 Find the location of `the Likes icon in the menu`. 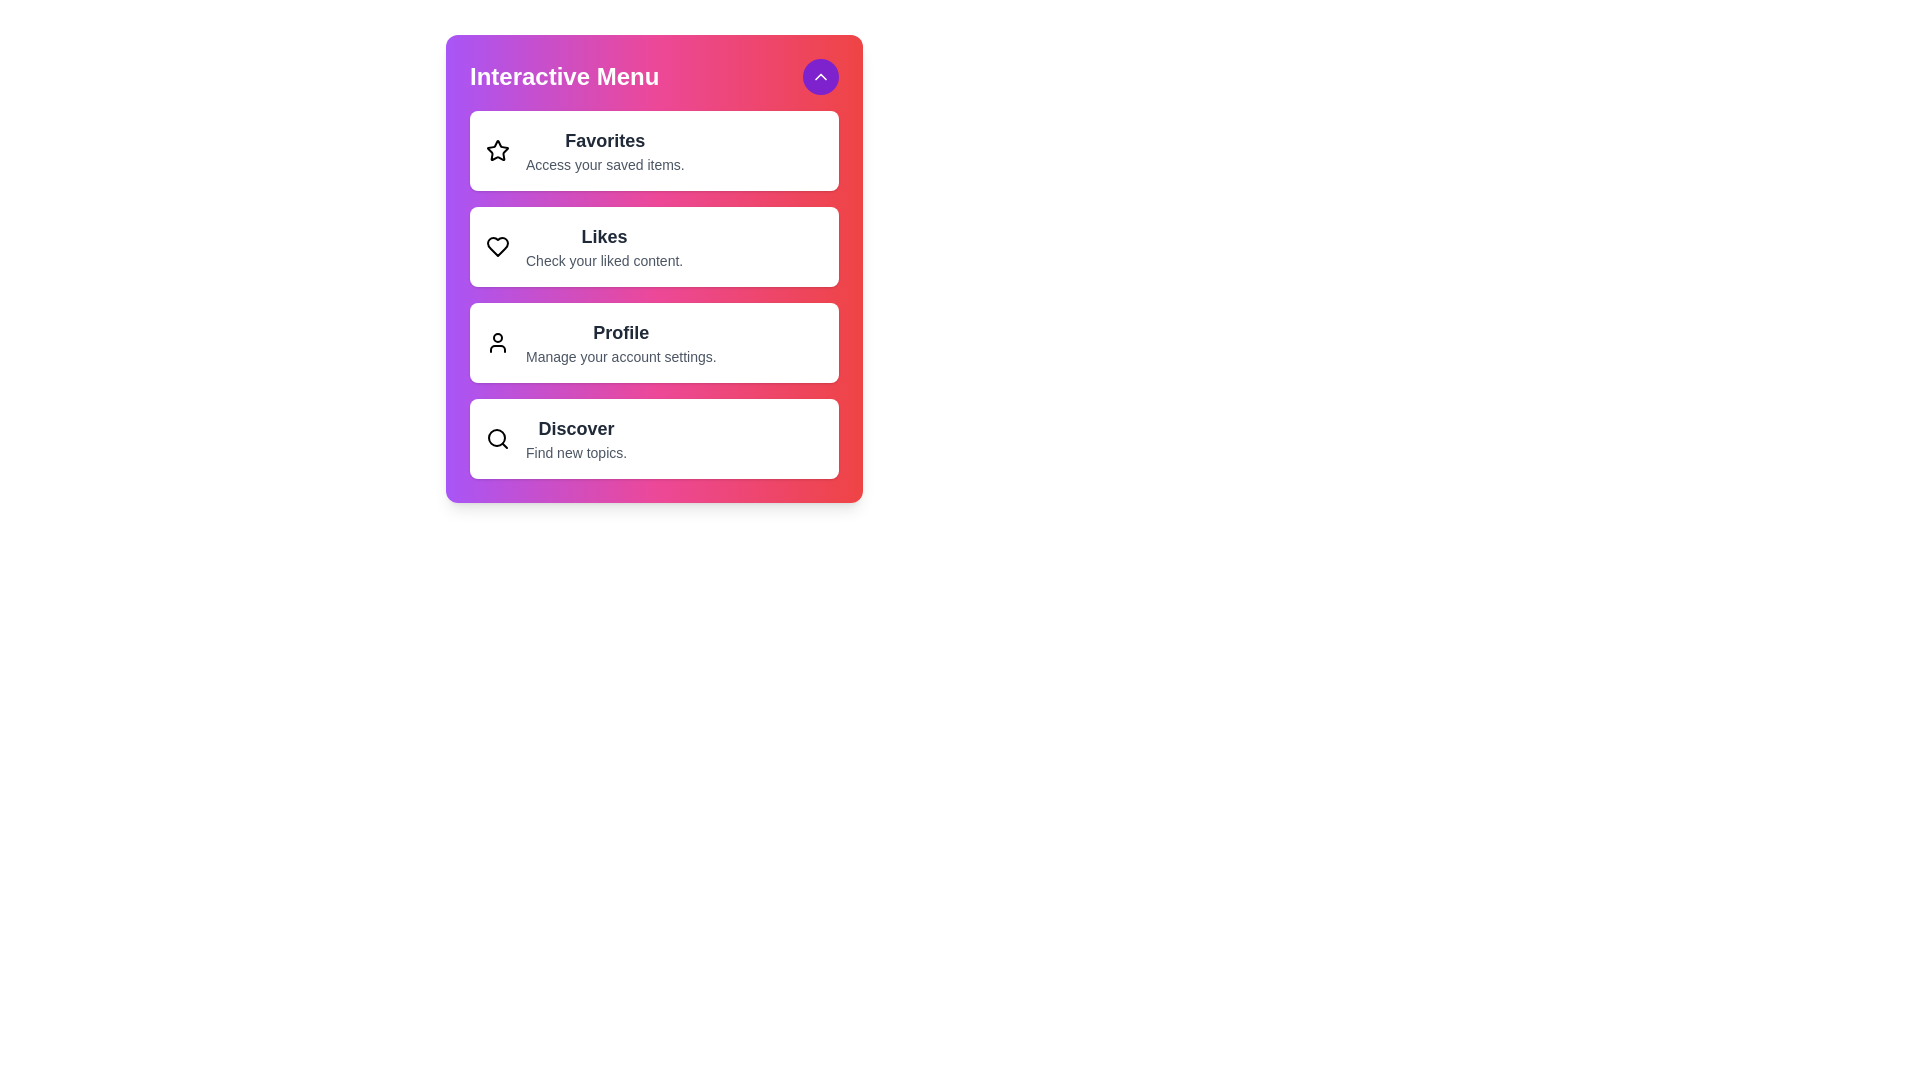

the Likes icon in the menu is located at coordinates (498, 245).